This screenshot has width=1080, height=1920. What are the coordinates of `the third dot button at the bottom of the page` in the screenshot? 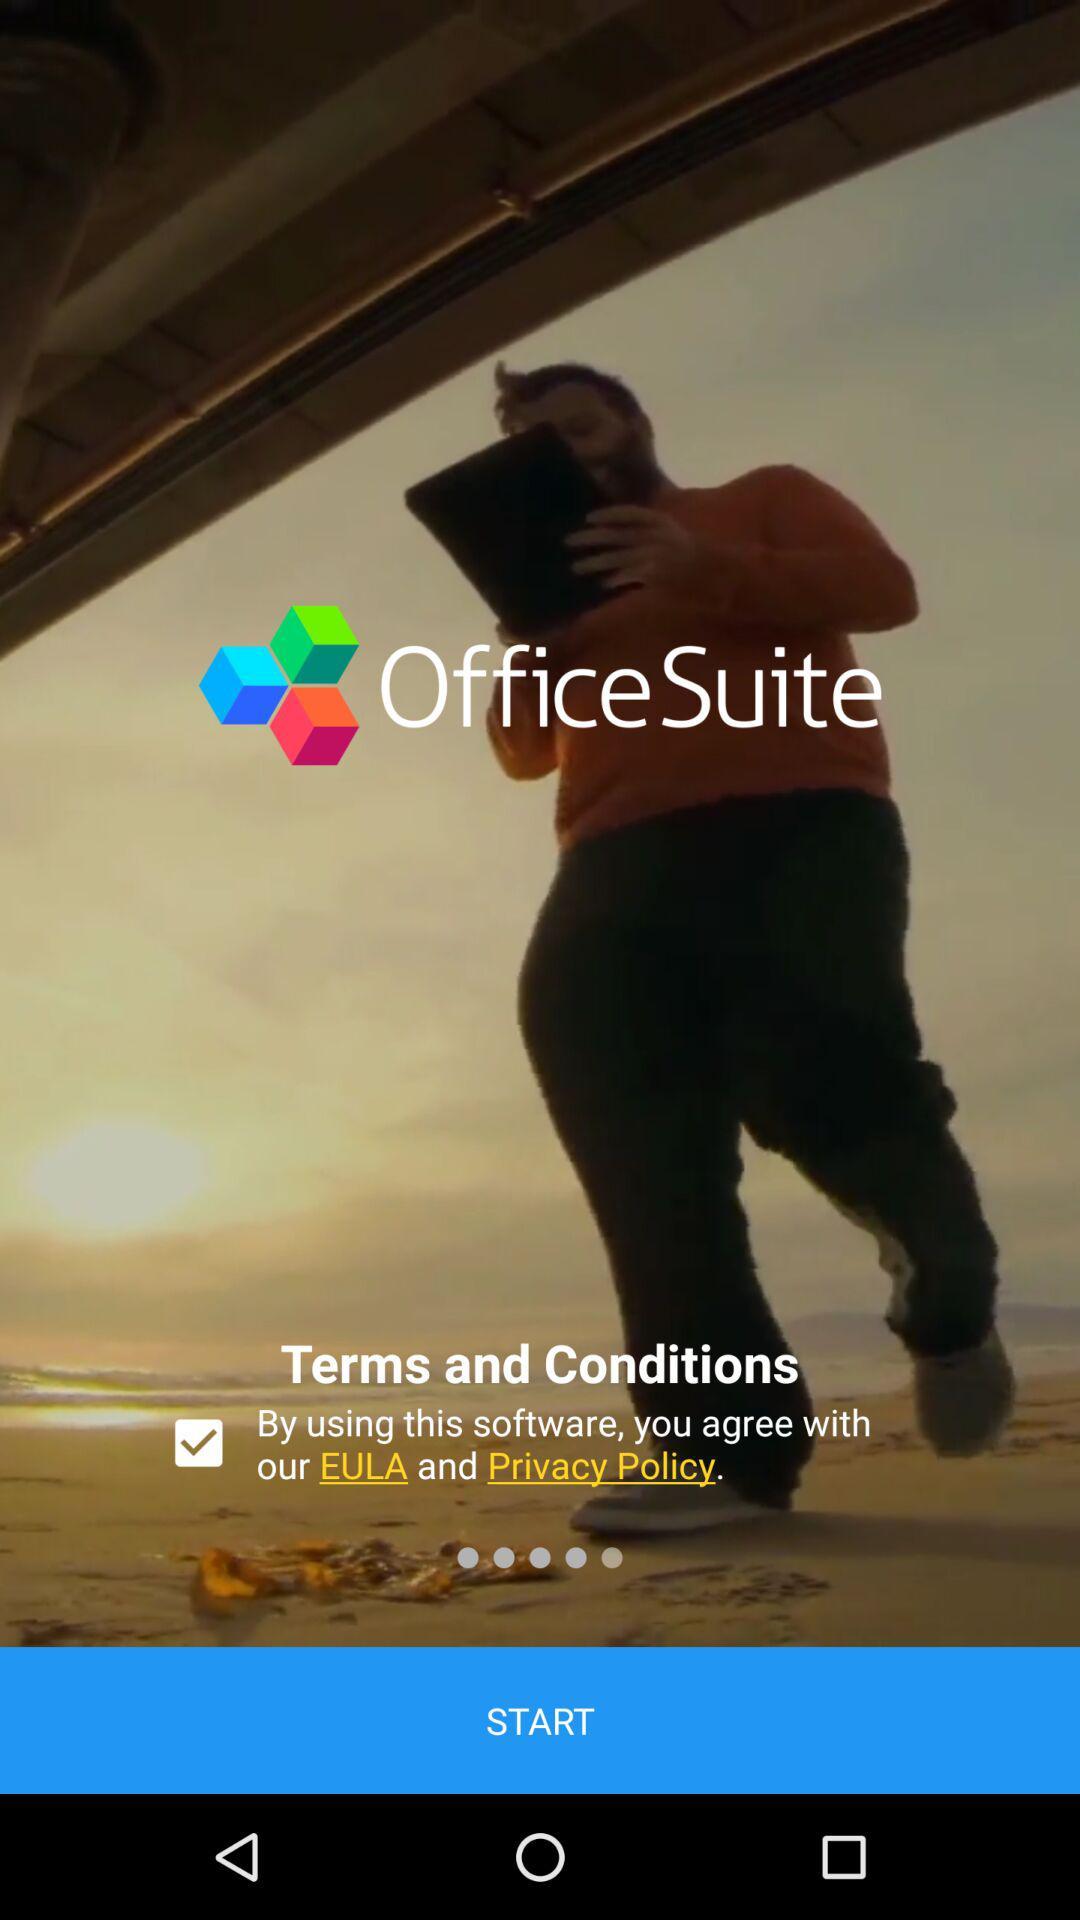 It's located at (540, 1556).